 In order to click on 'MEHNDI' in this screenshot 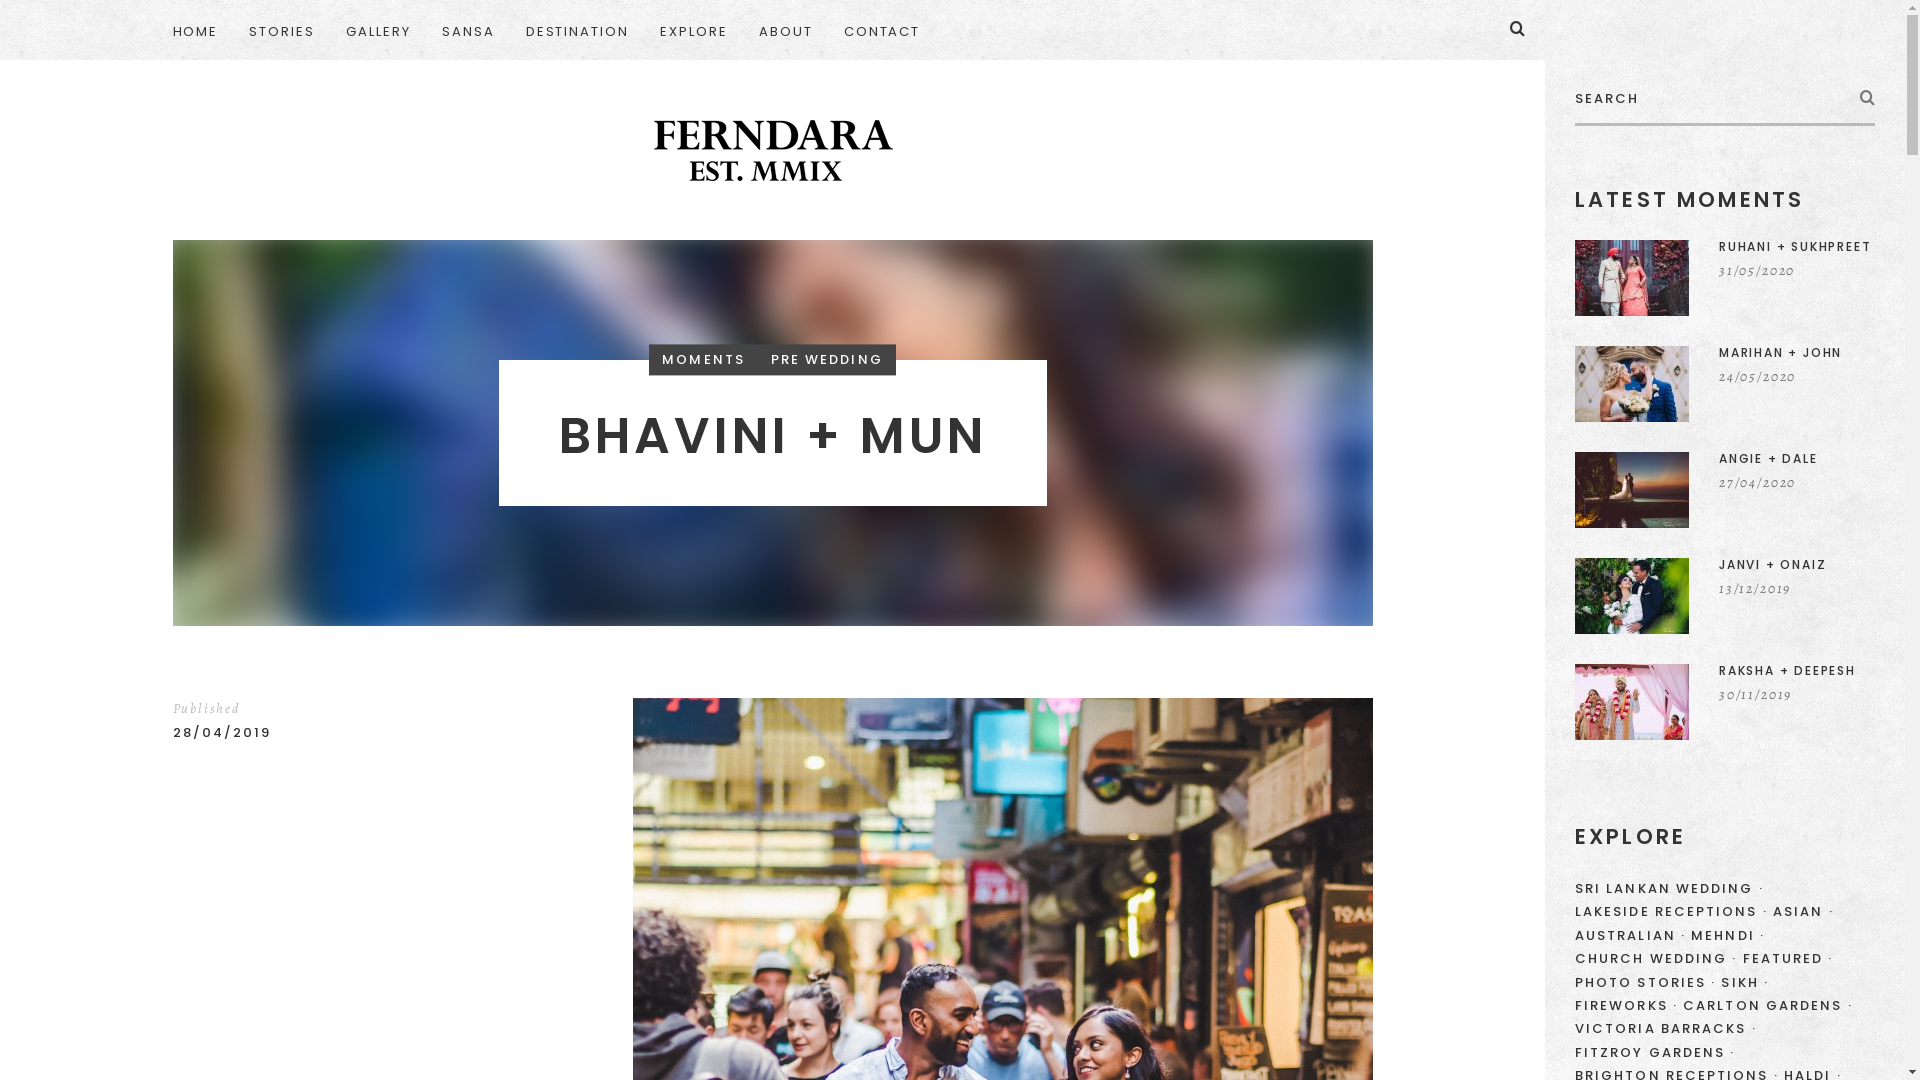, I will do `click(1727, 935)`.